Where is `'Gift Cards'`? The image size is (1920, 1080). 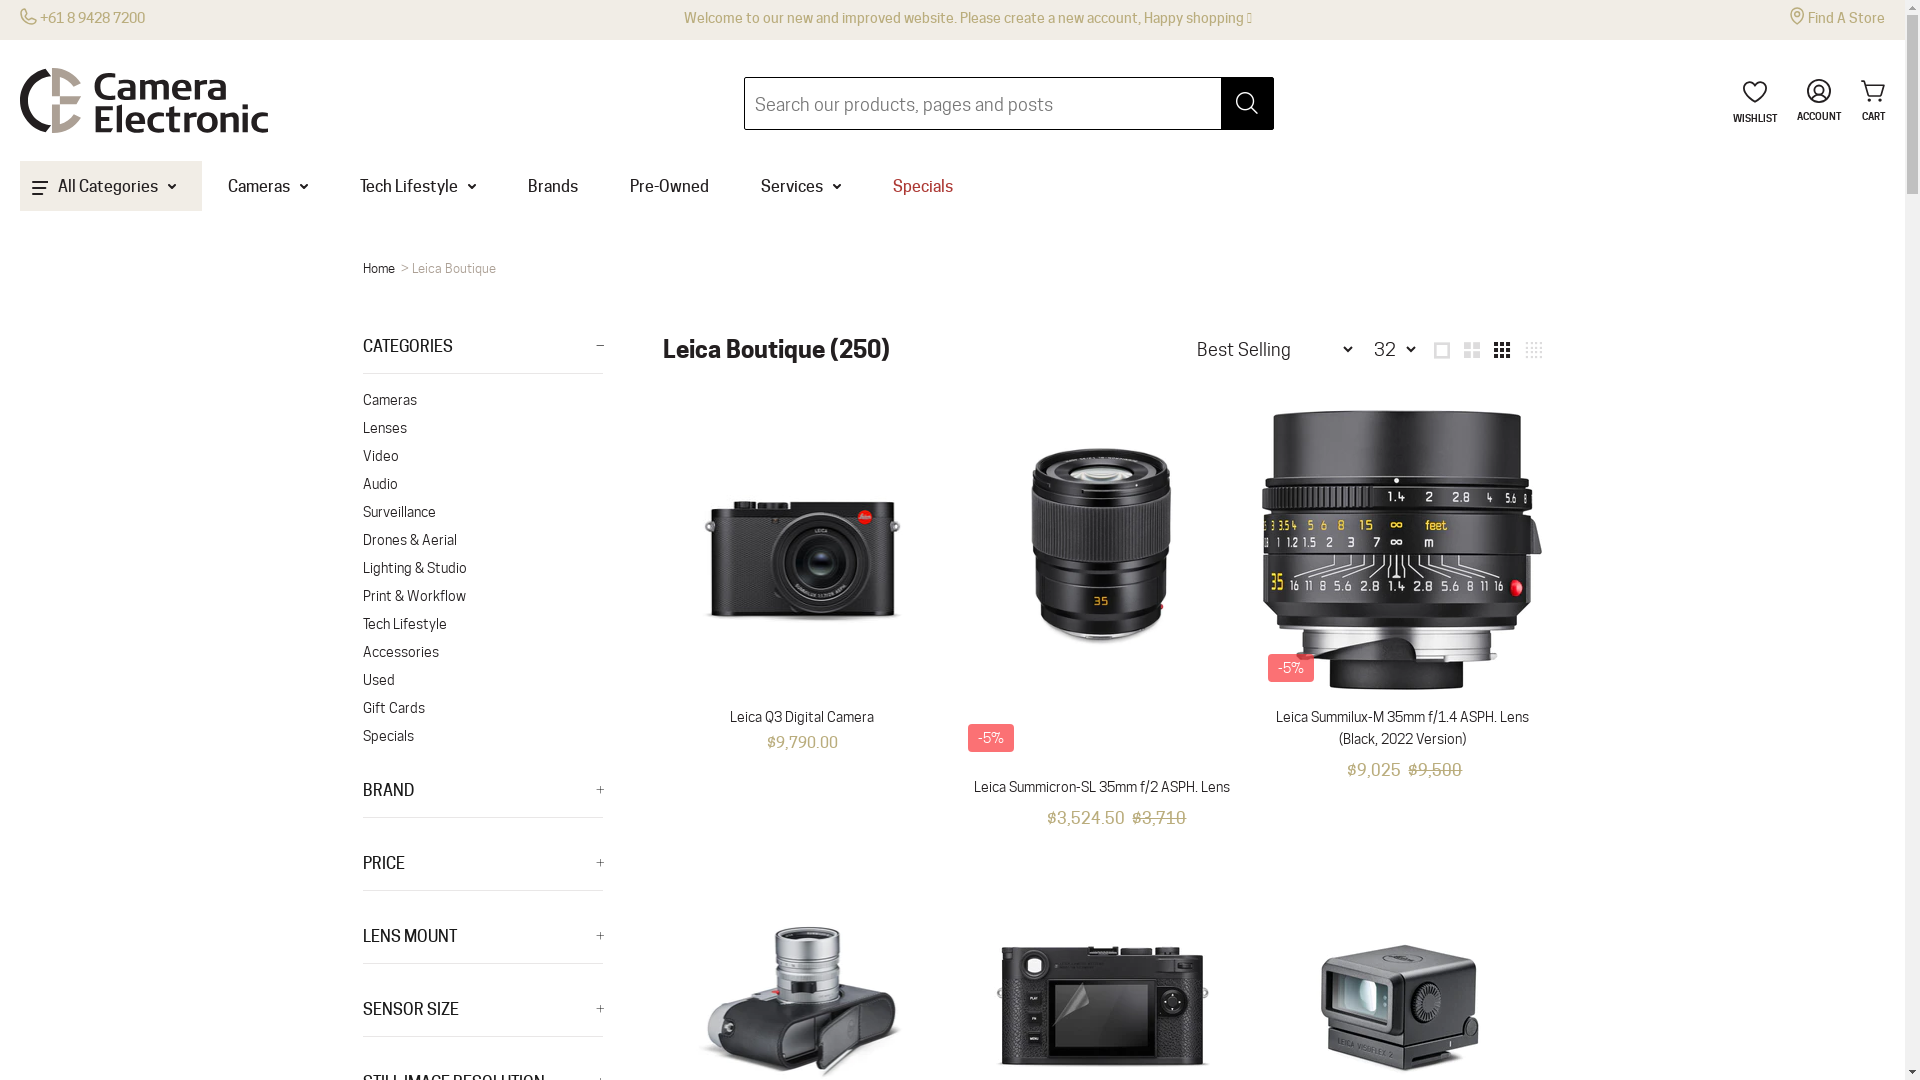
'Gift Cards' is located at coordinates (481, 707).